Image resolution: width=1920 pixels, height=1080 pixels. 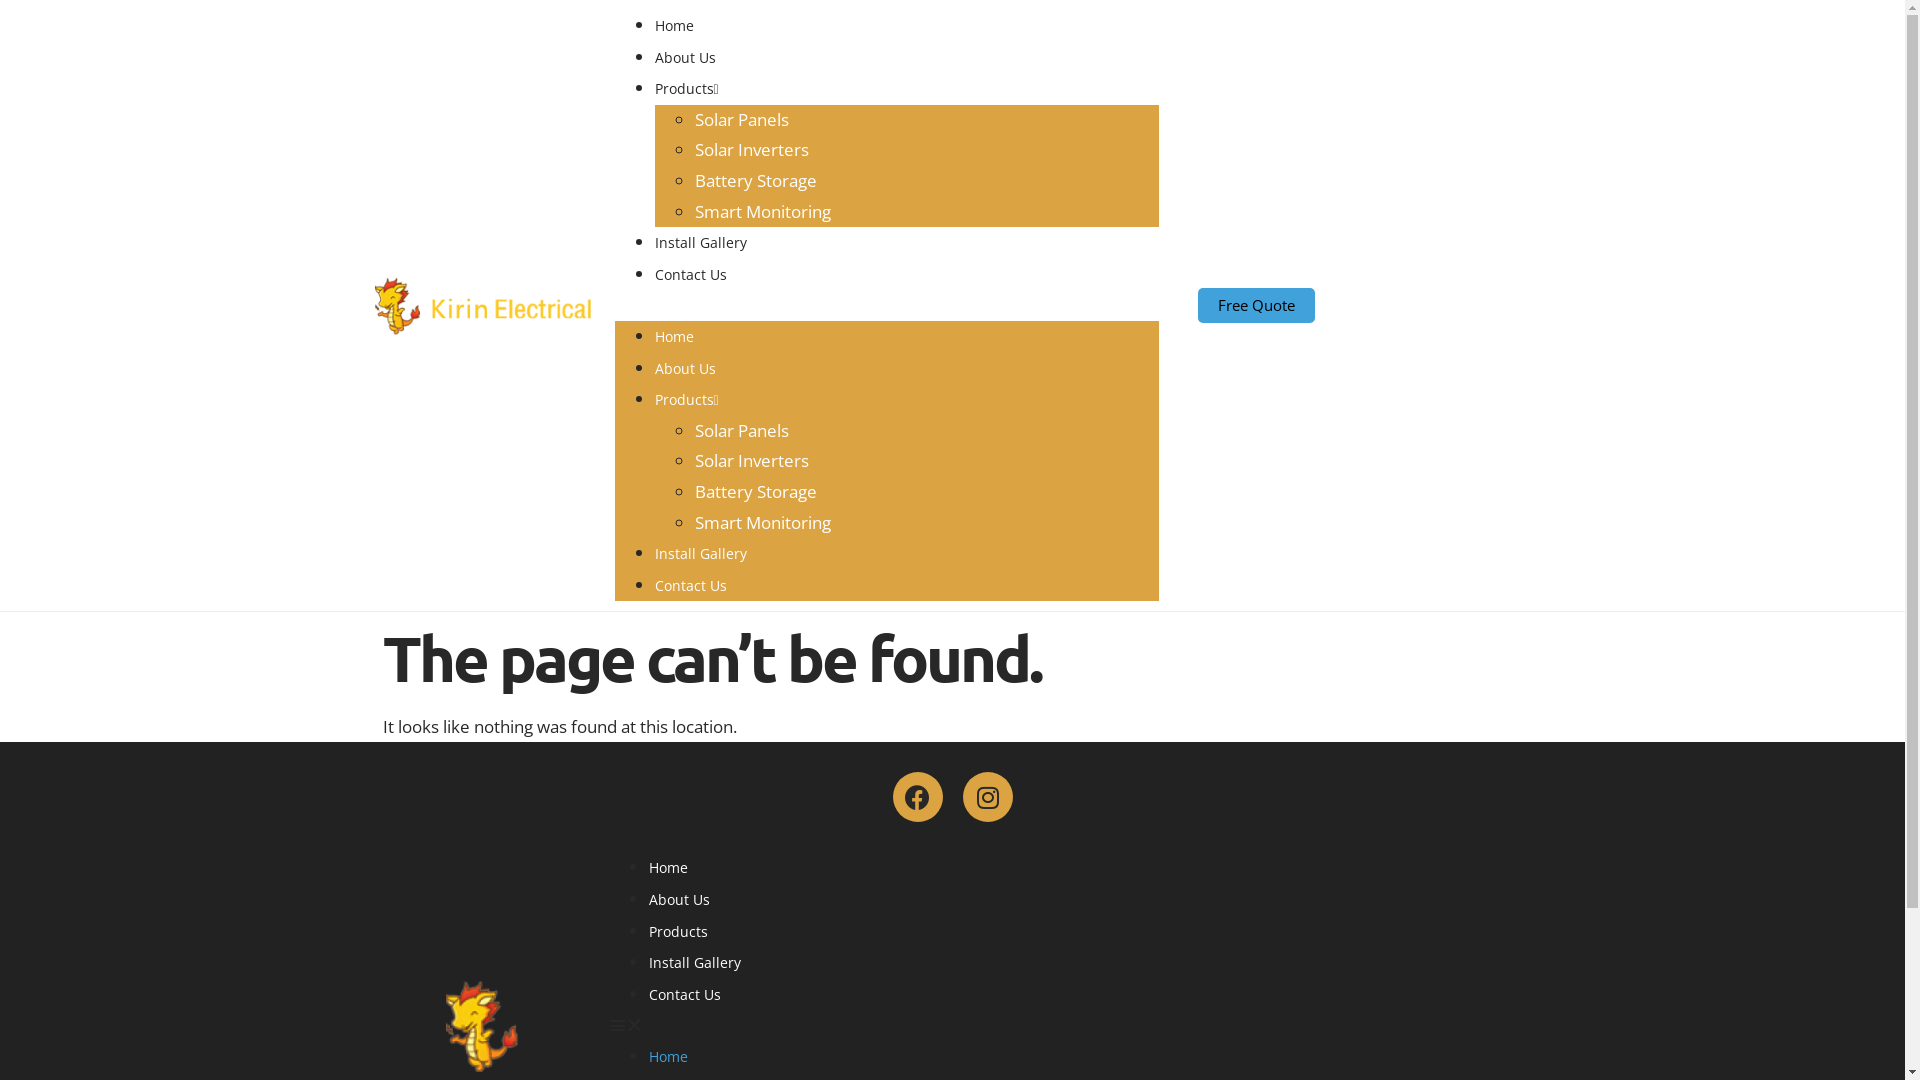 What do you see at coordinates (673, 335) in the screenshot?
I see `'Home'` at bounding box center [673, 335].